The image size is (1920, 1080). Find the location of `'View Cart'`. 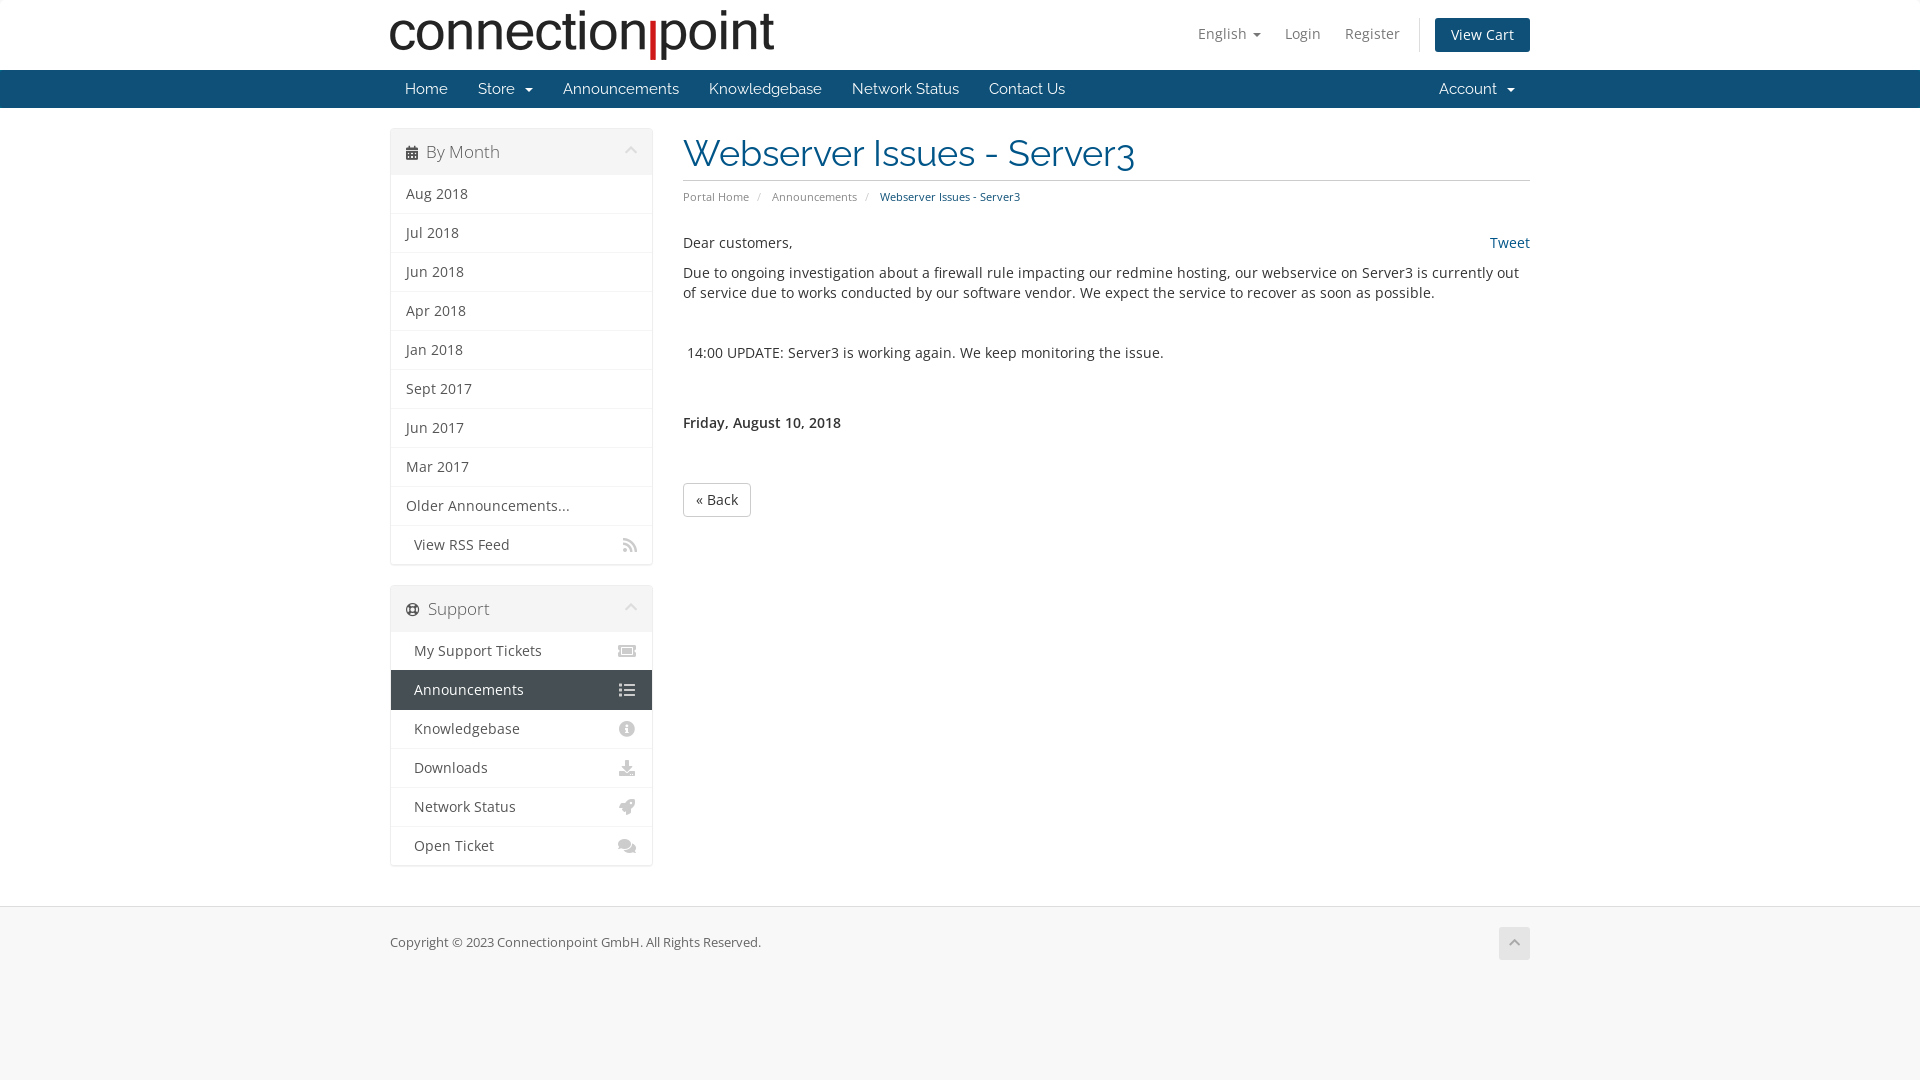

'View Cart' is located at coordinates (1482, 34).